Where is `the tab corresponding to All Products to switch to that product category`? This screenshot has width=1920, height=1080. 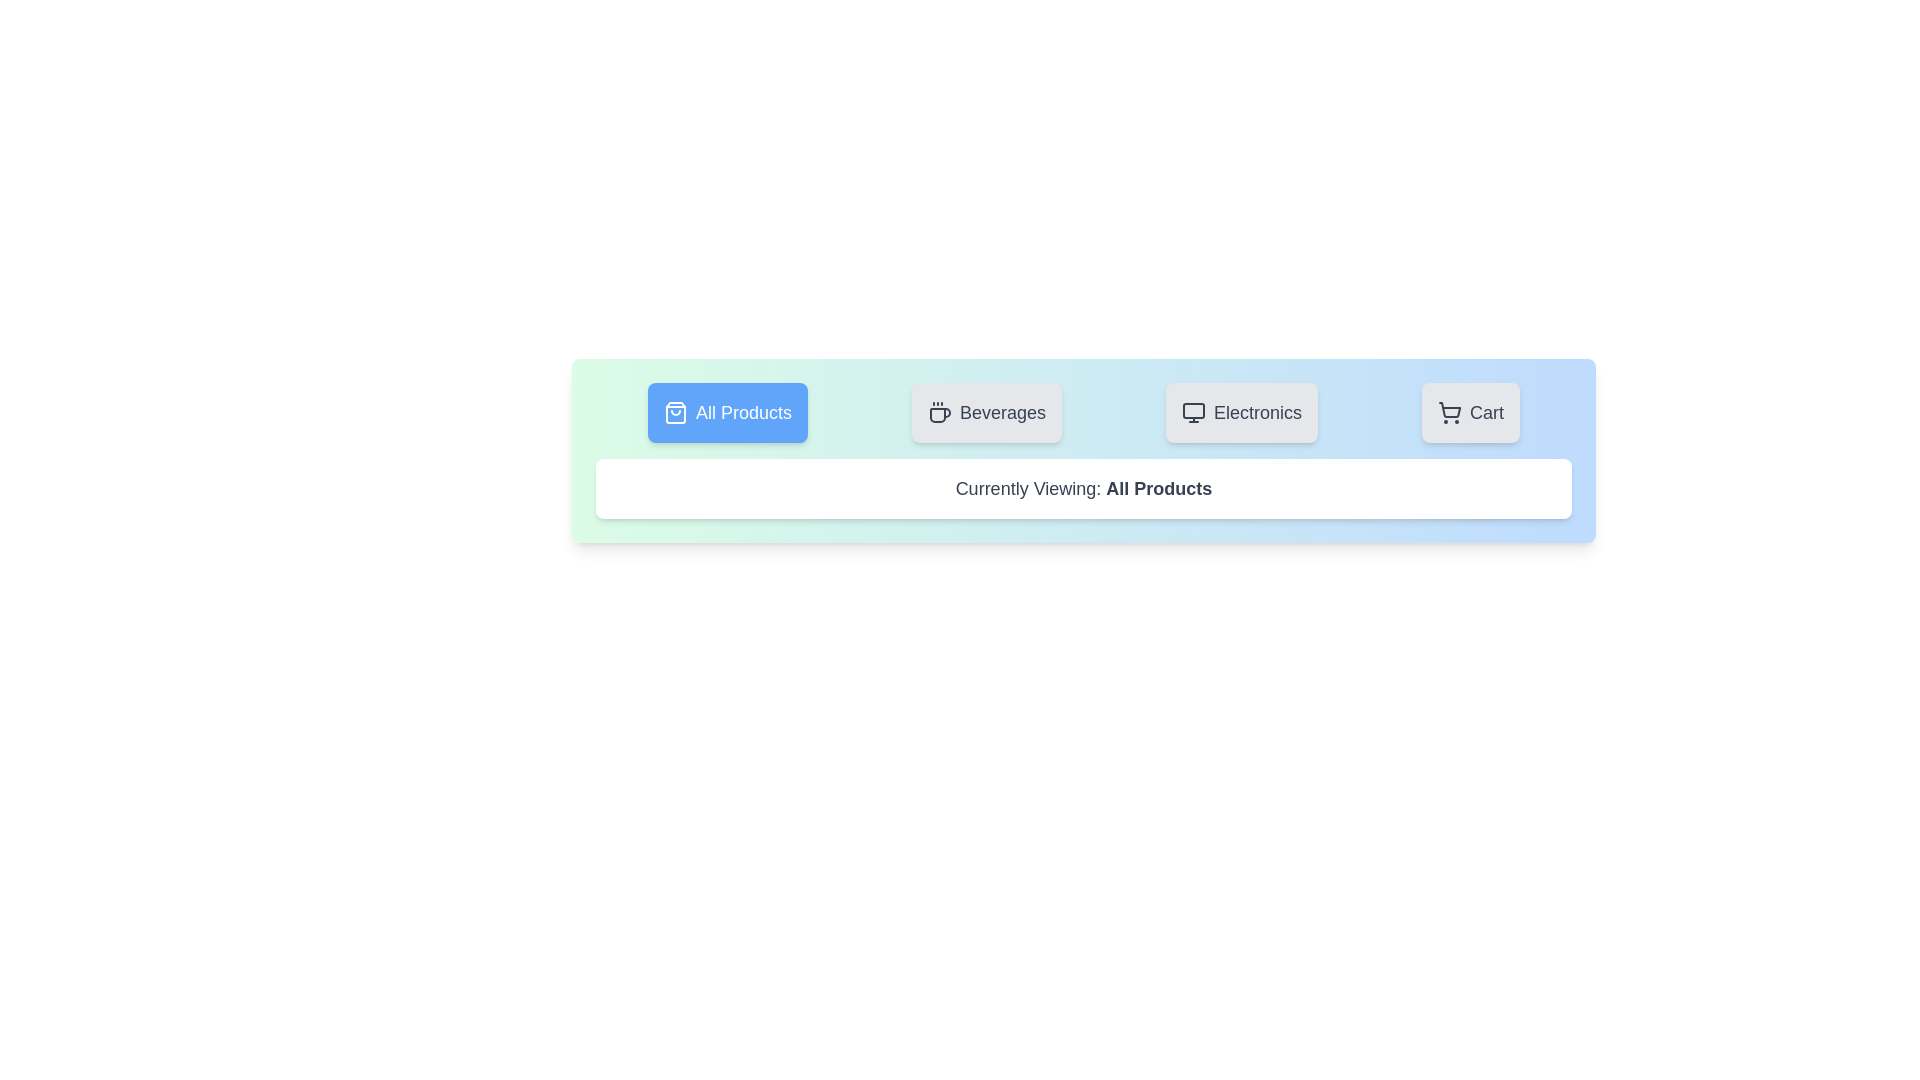
the tab corresponding to All Products to switch to that product category is located at coordinates (727, 411).